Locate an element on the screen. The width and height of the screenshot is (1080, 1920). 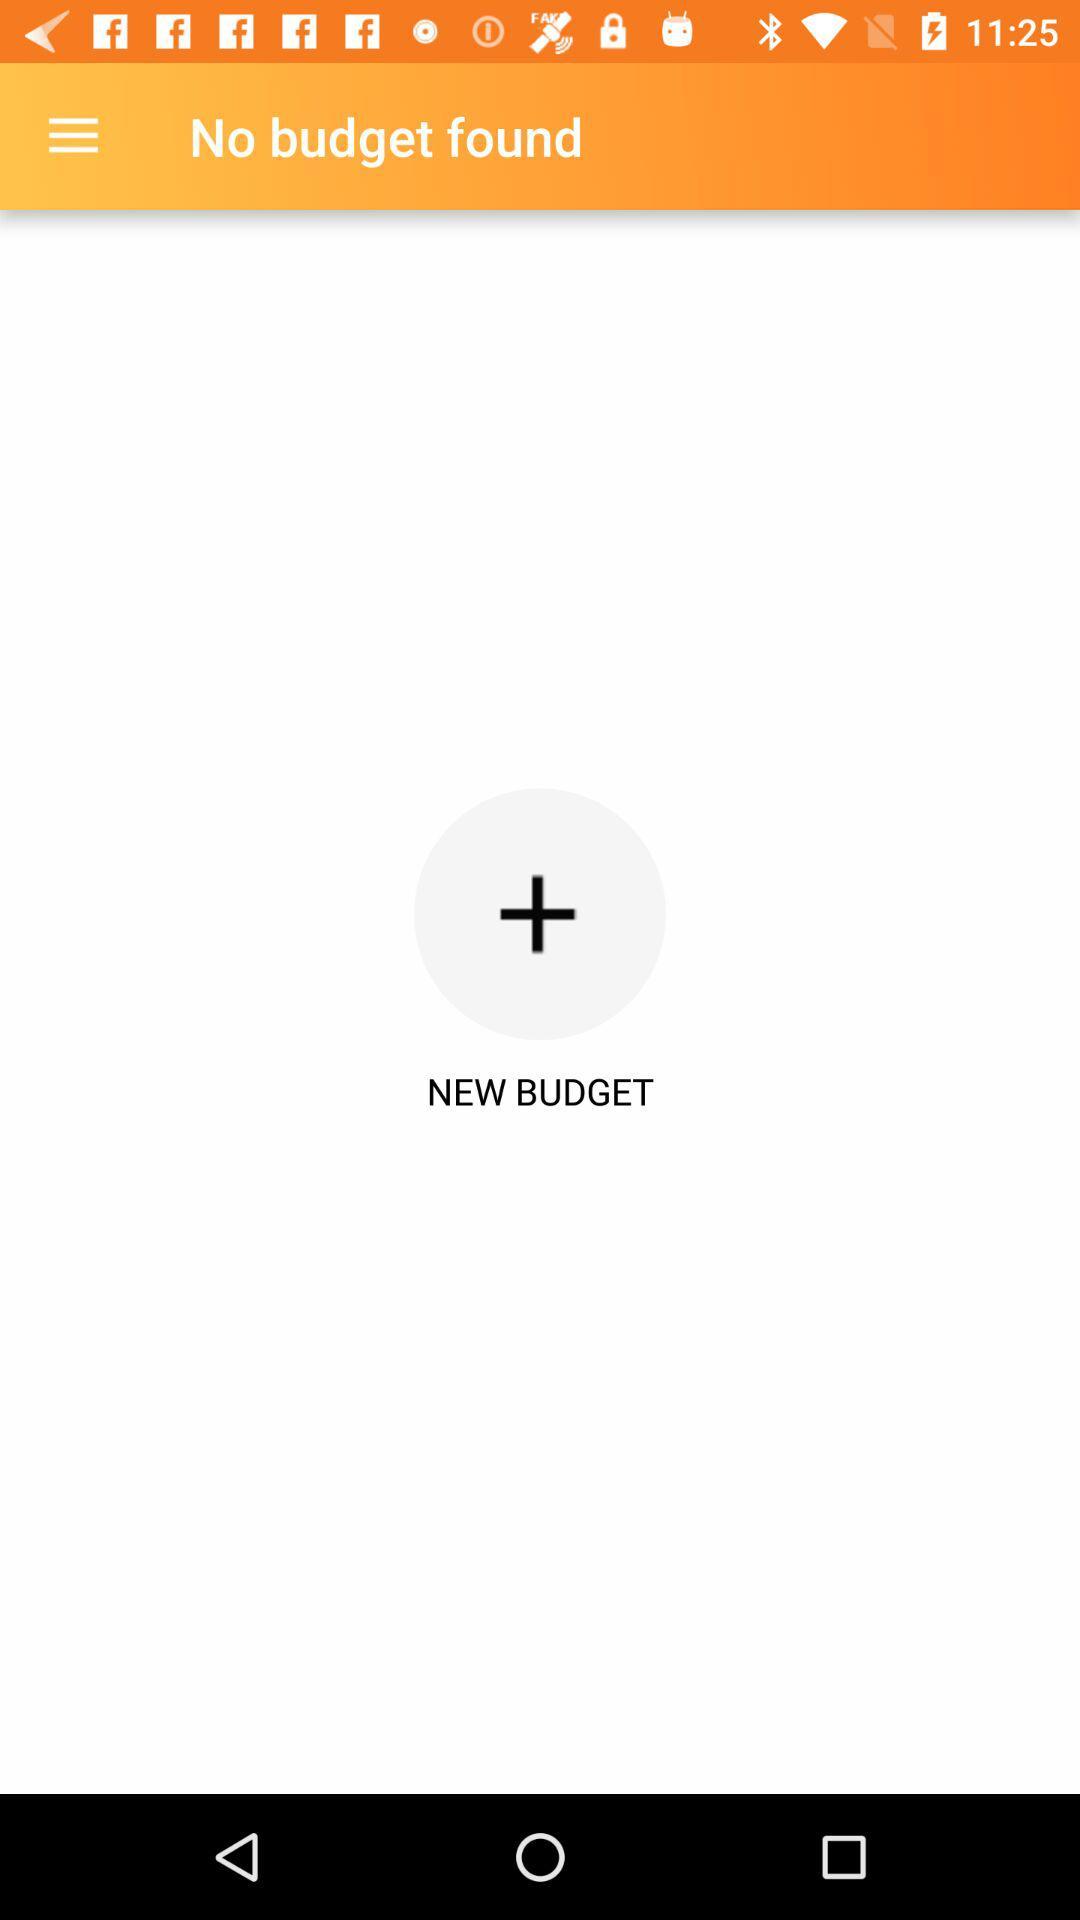
the icon at the top left corner is located at coordinates (72, 135).